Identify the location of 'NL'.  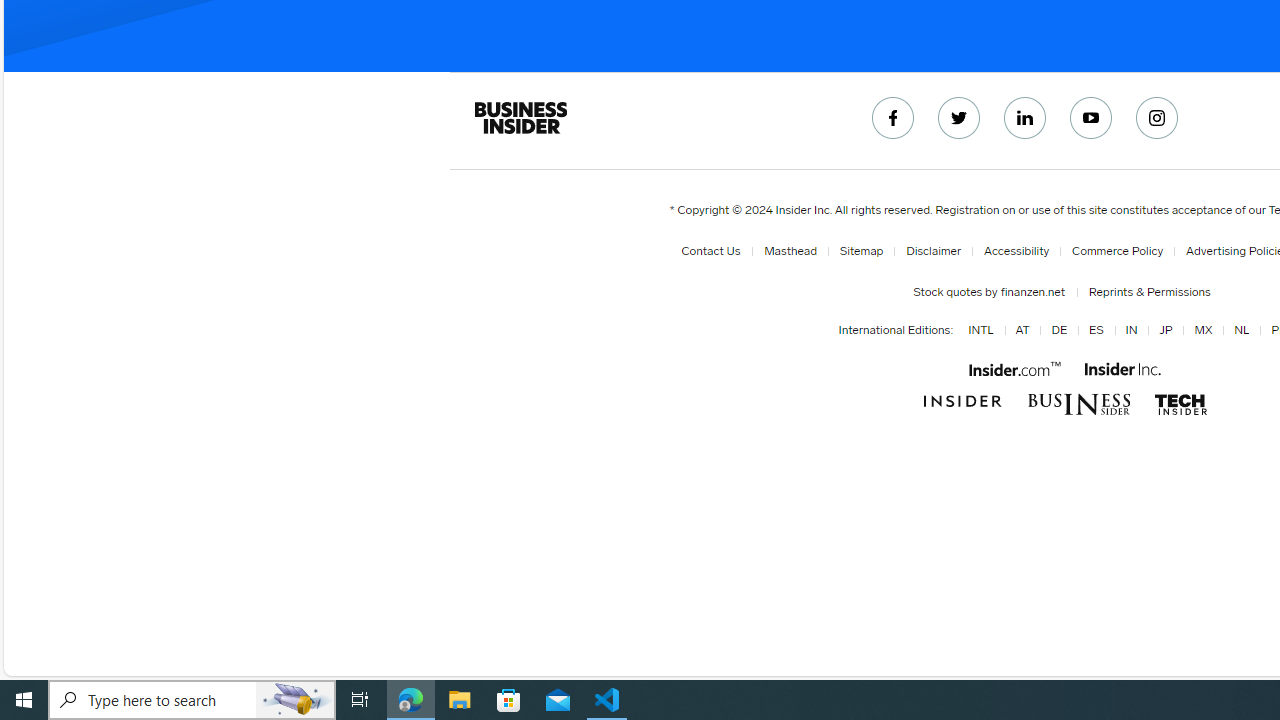
(1237, 330).